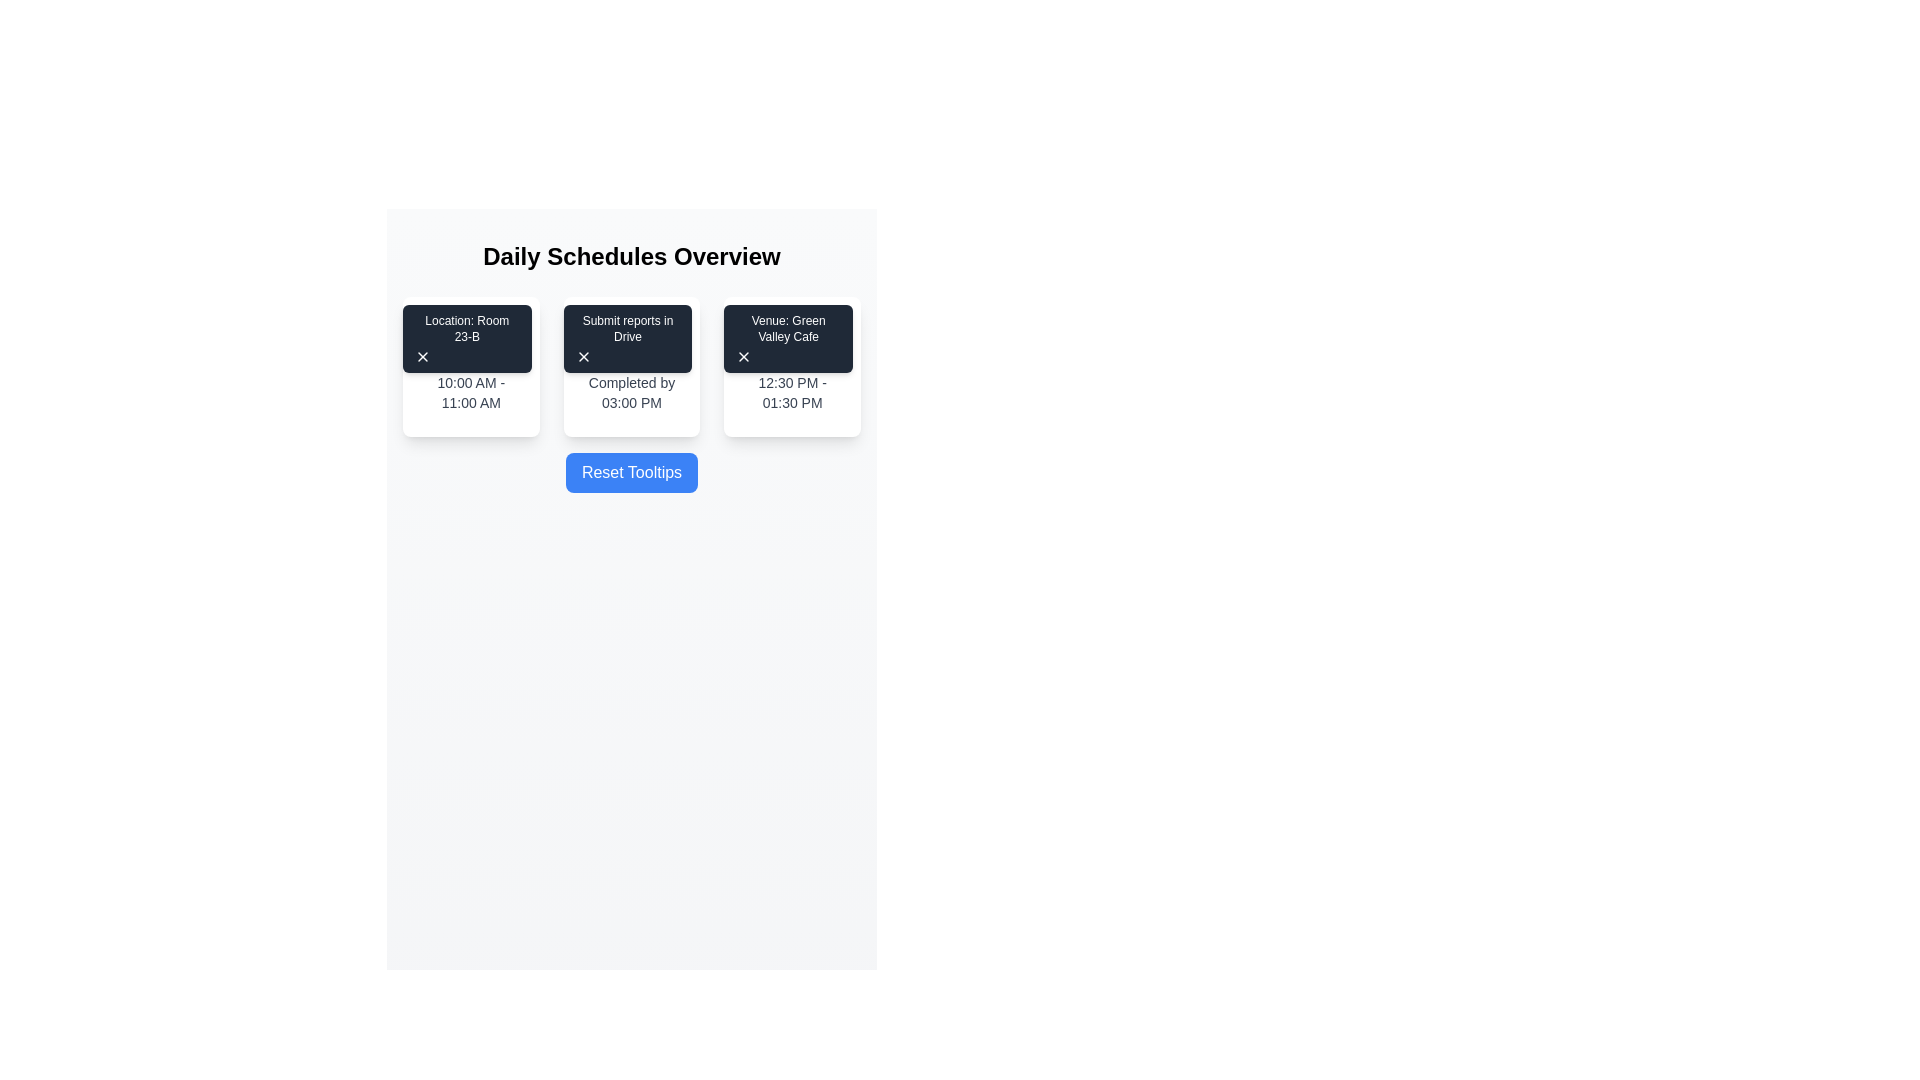 Image resolution: width=1920 pixels, height=1080 pixels. What do you see at coordinates (631, 366) in the screenshot?
I see `the informational card that provides details about the project deadline and report submission instructions, which is the second card in a grid layout under the 'Daily Schedules Overview'` at bounding box center [631, 366].